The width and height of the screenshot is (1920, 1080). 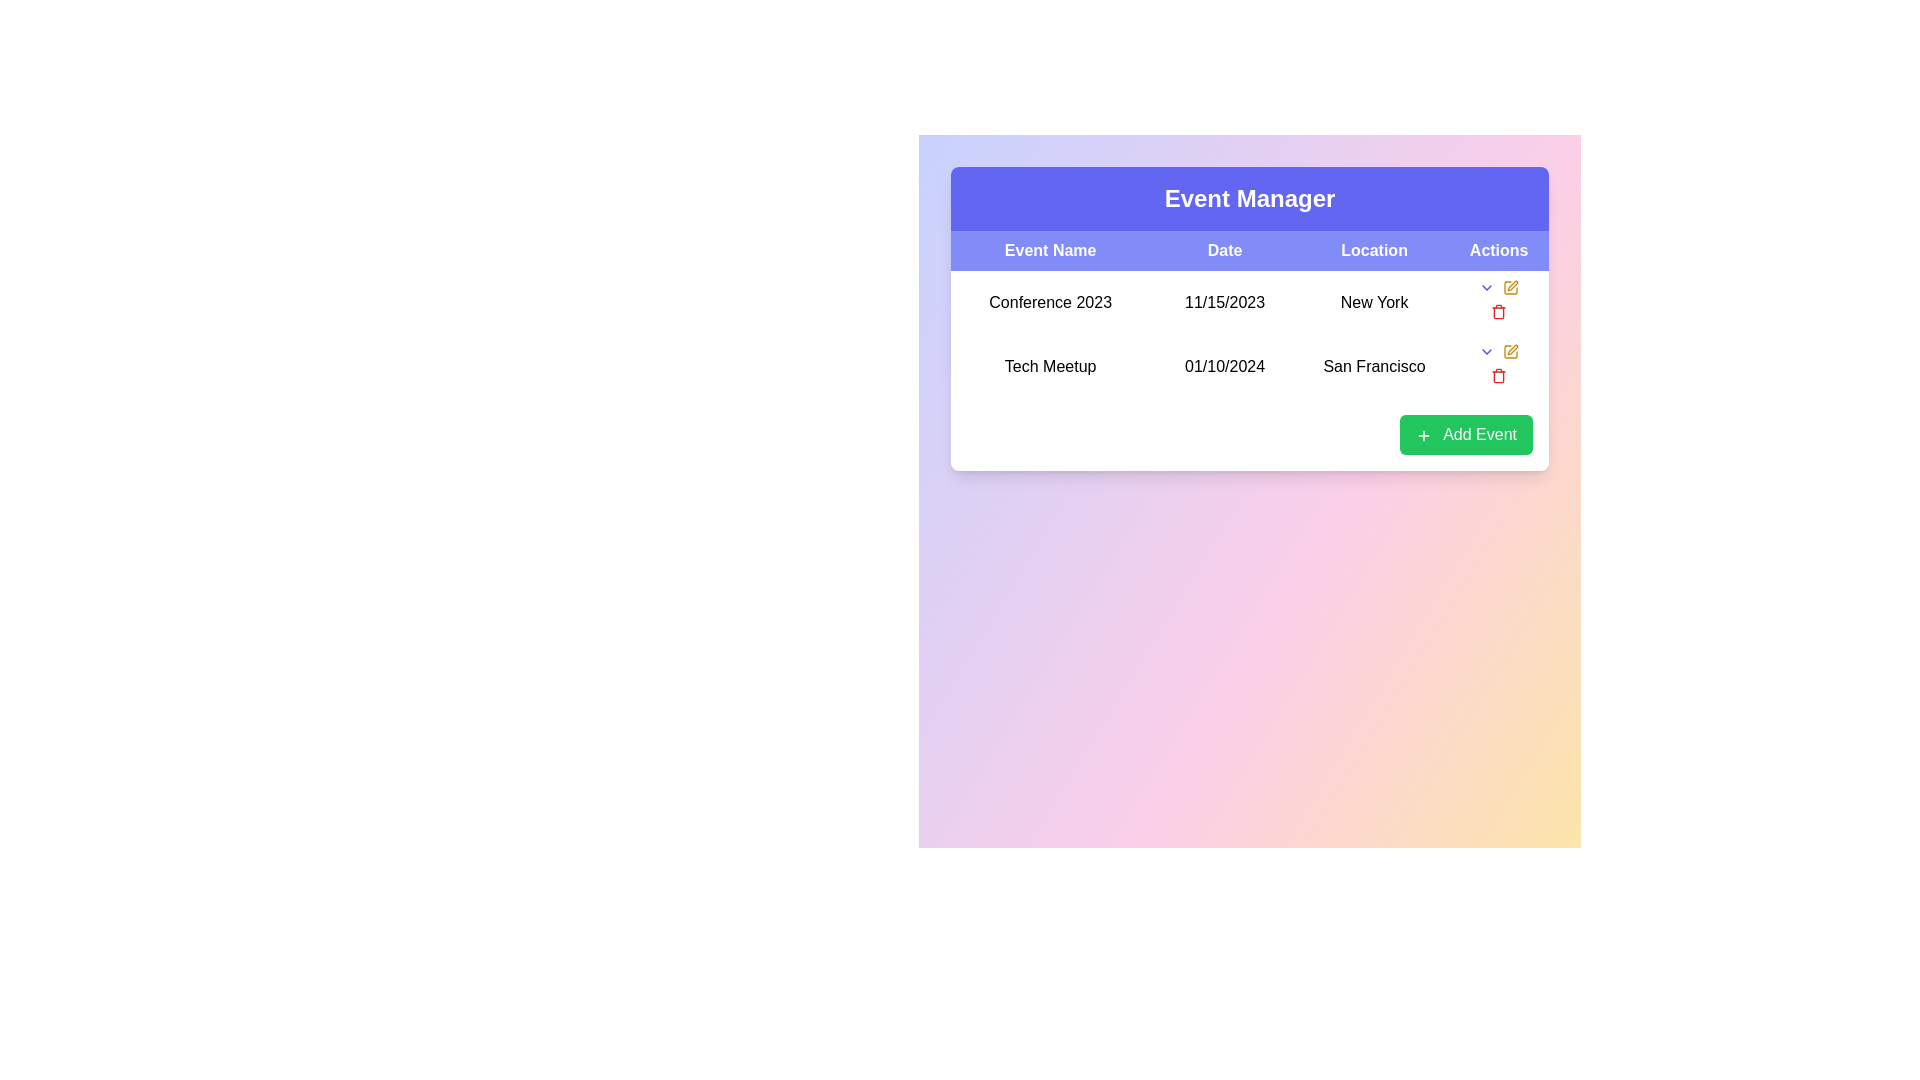 What do you see at coordinates (1049, 249) in the screenshot?
I see `the Label/Header Cell that indicates event names, which is the leftmost of four header cells in a horizontal row, located at the top of the section` at bounding box center [1049, 249].